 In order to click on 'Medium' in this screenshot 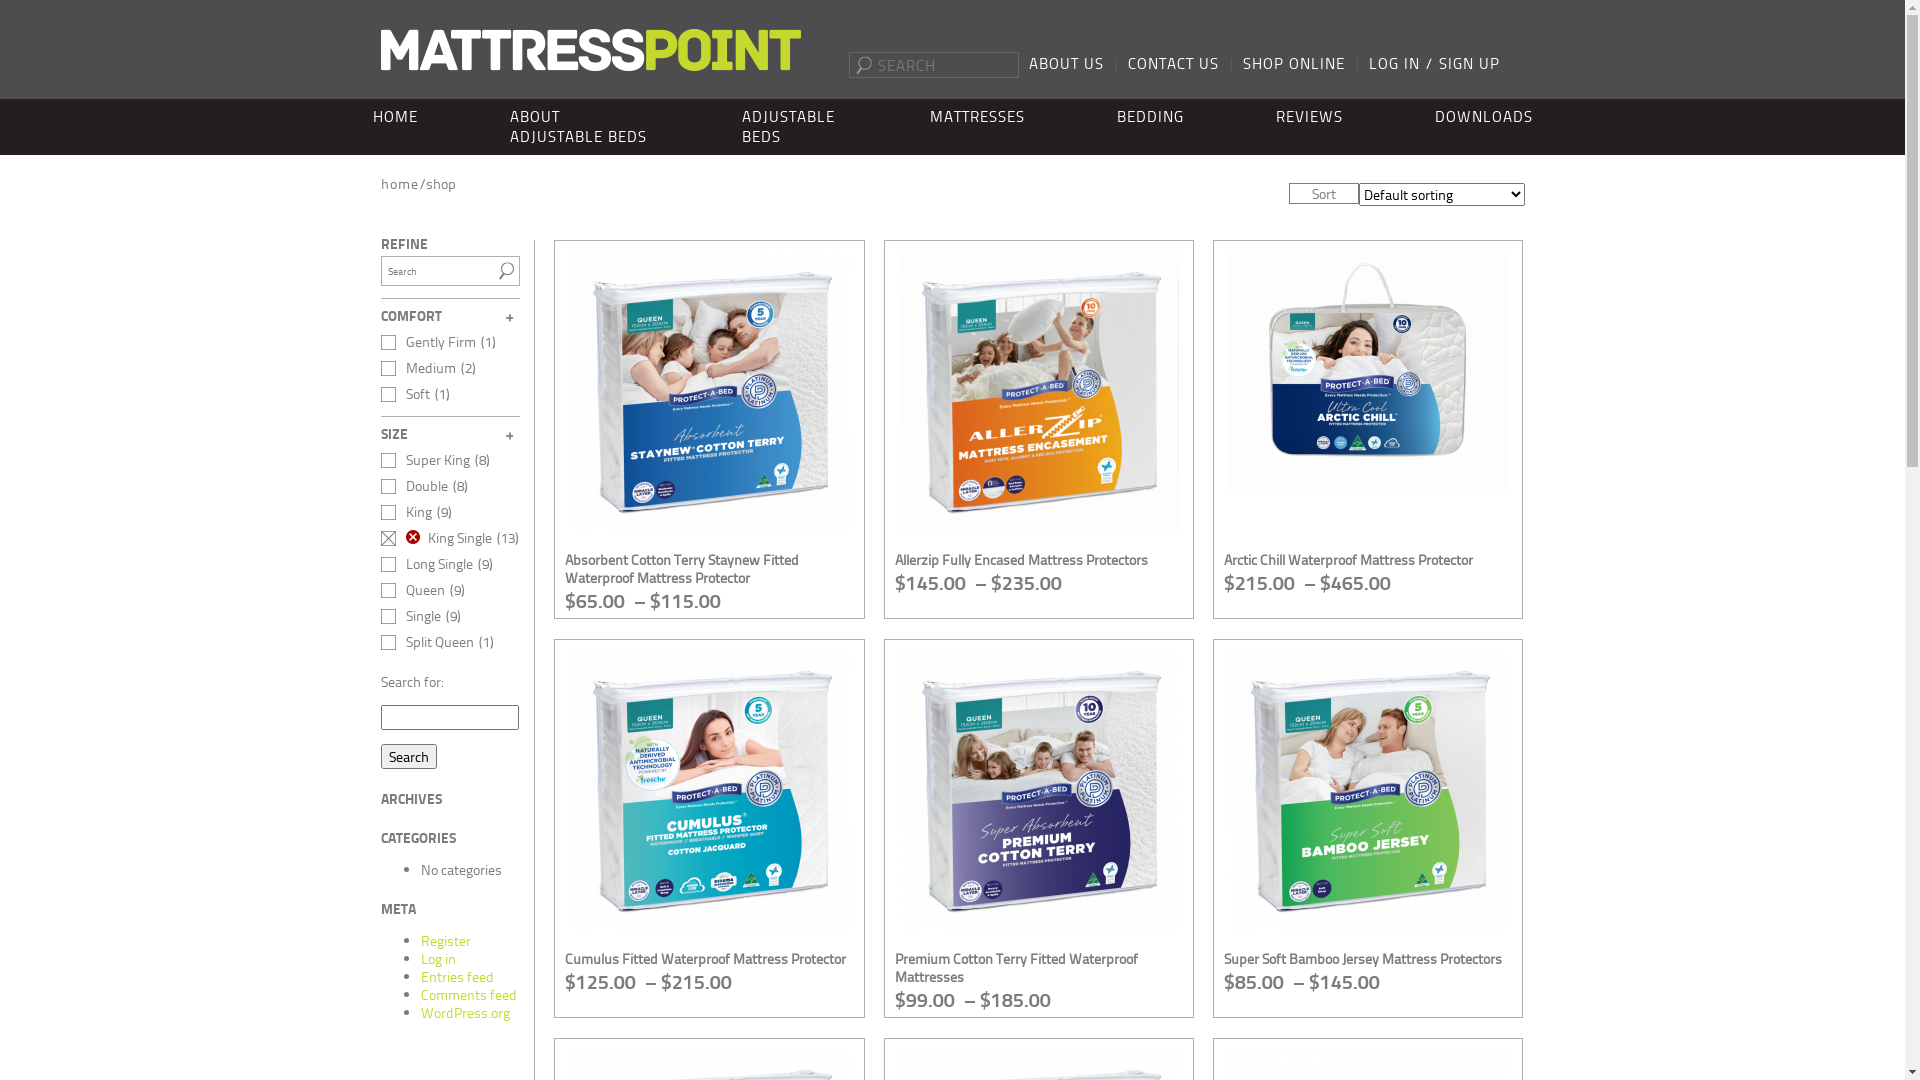, I will do `click(416, 367)`.